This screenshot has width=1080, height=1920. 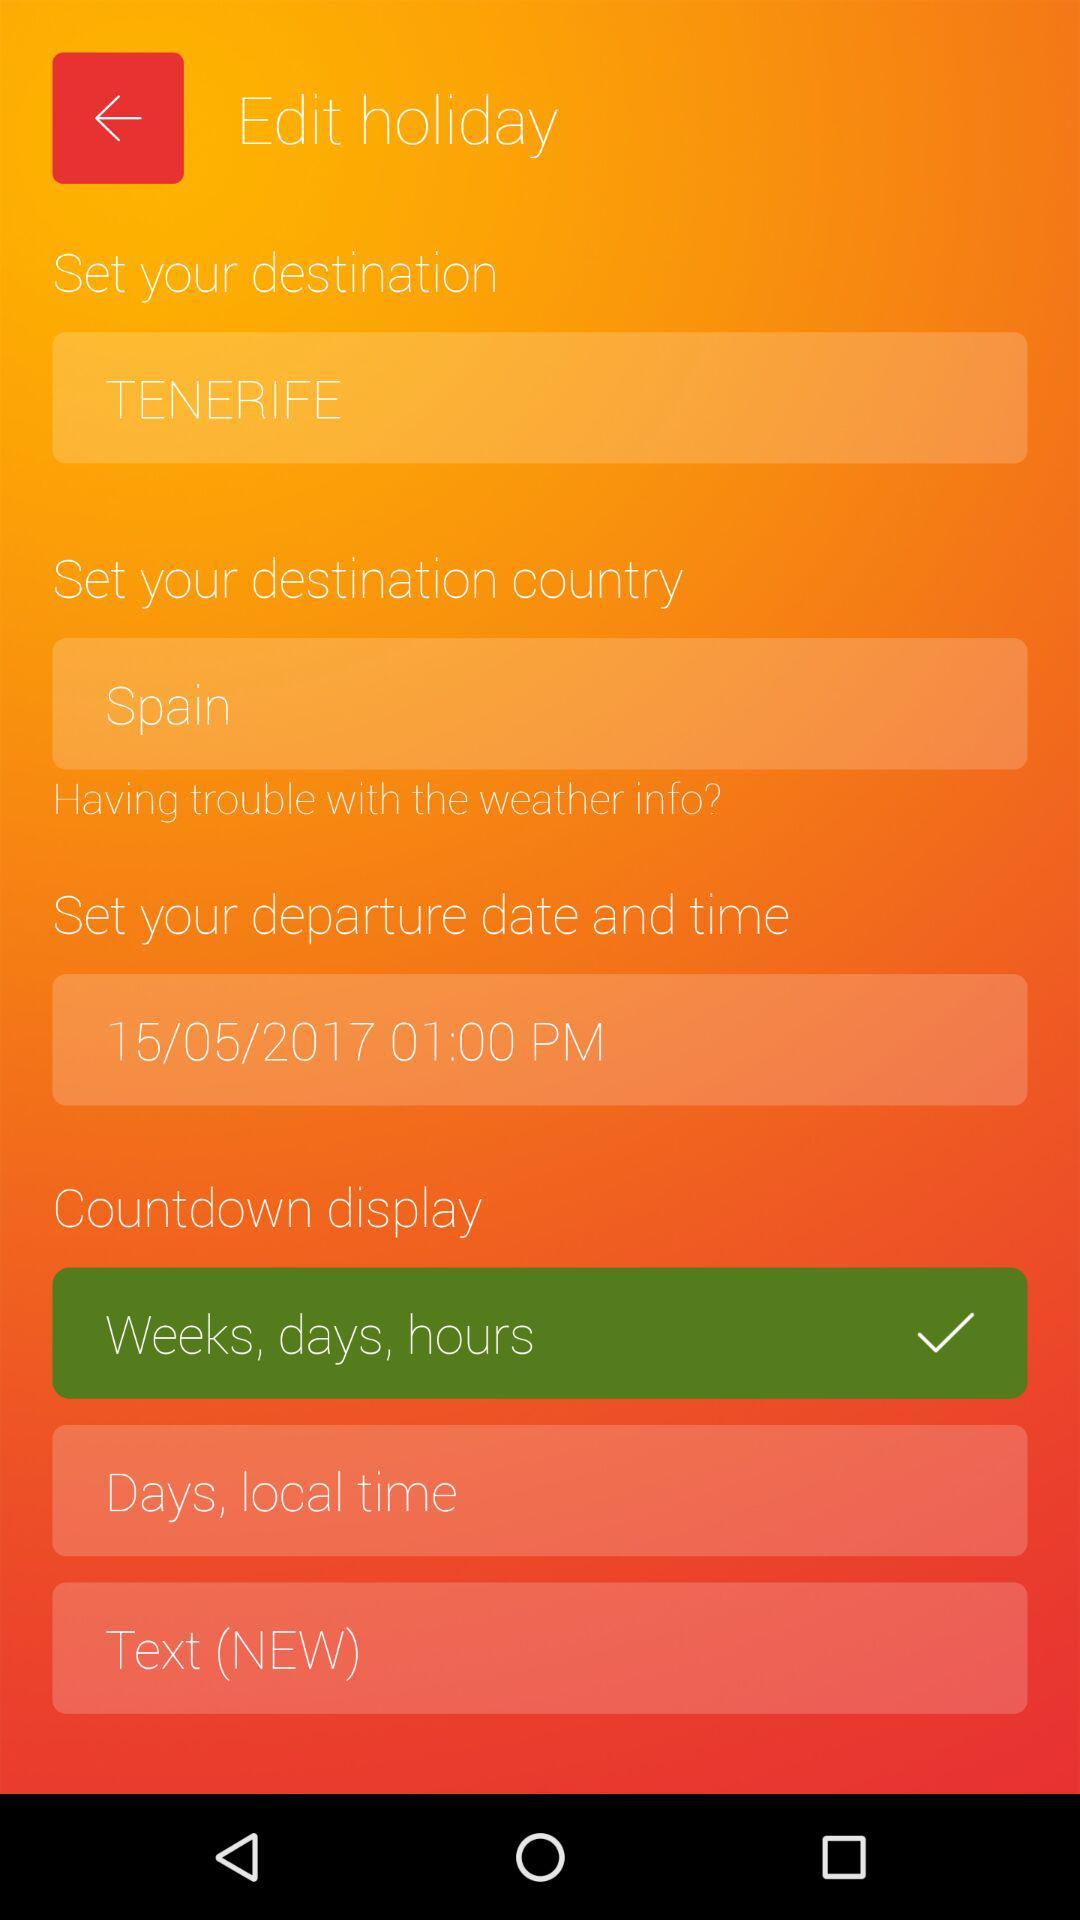 What do you see at coordinates (118, 117) in the screenshot?
I see `the arrow_backward icon` at bounding box center [118, 117].